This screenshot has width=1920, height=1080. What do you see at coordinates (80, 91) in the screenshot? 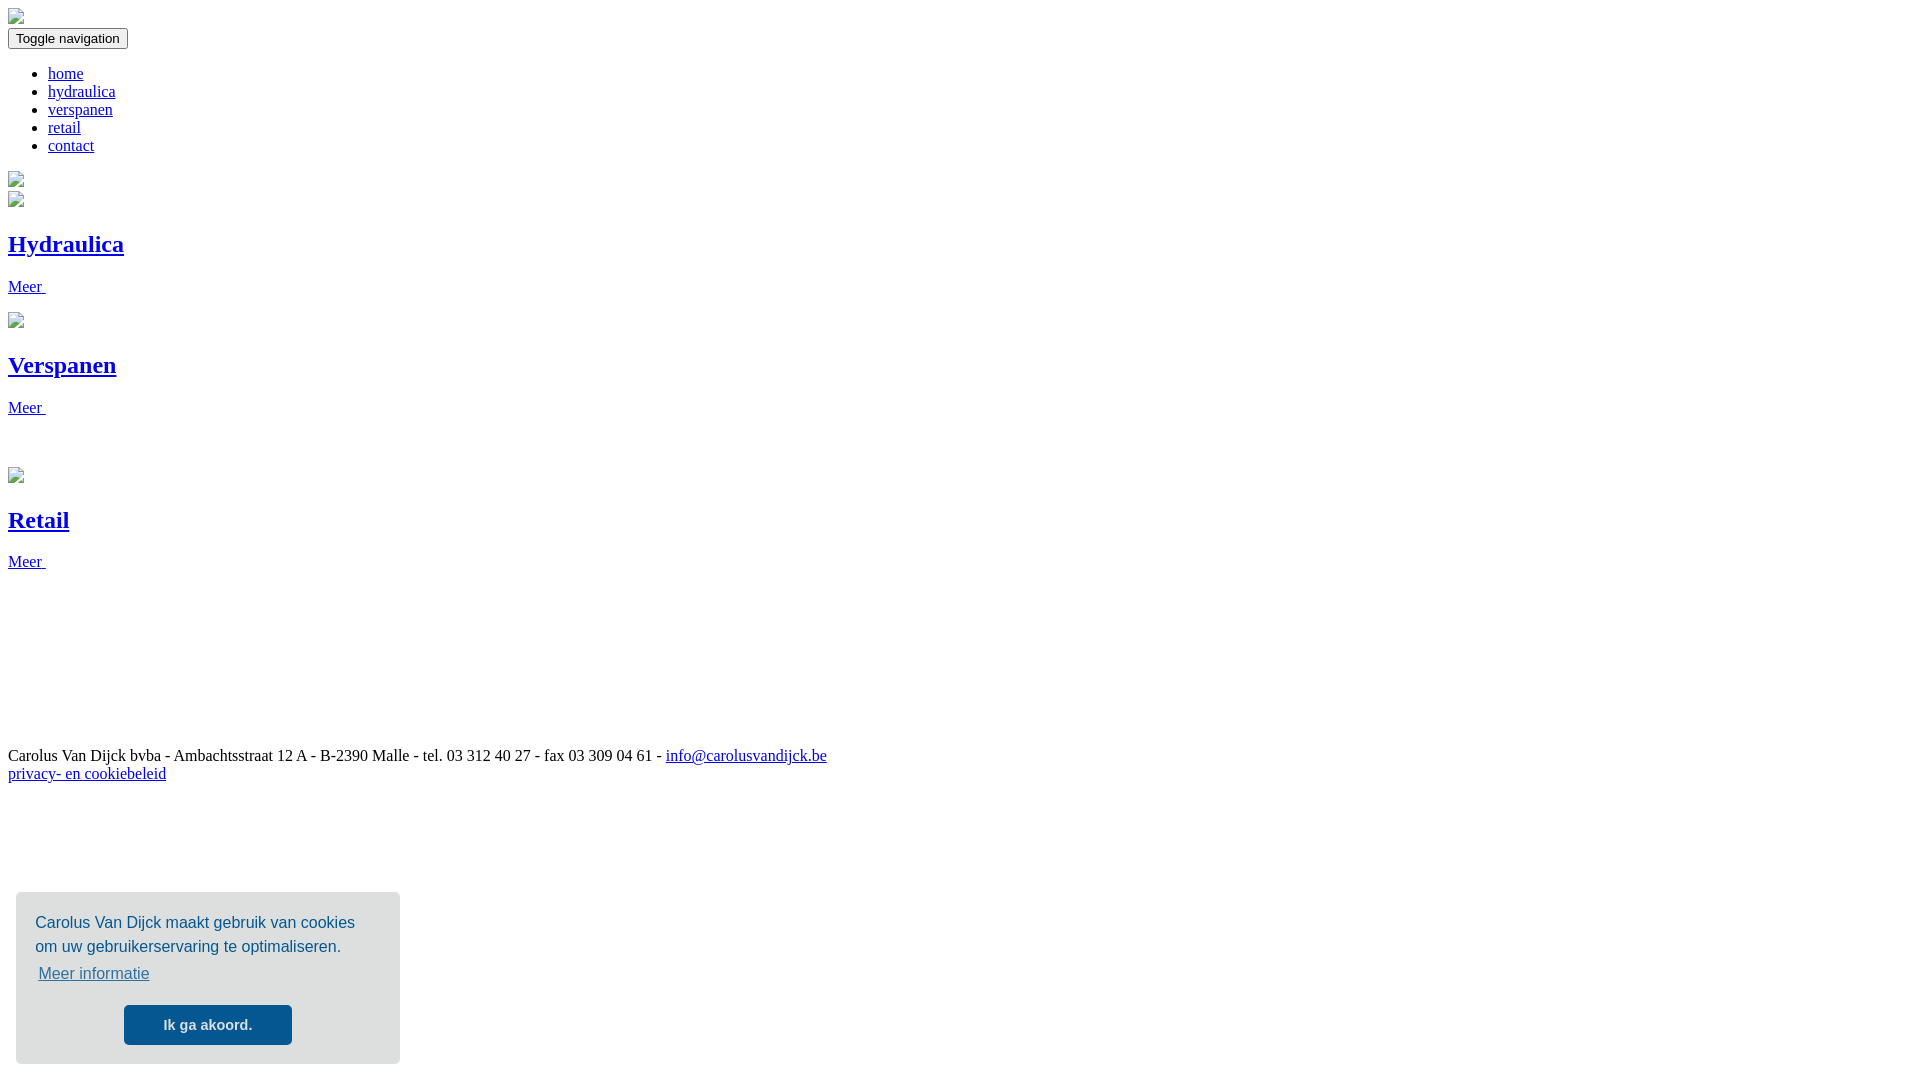
I see `'hydraulica'` at bounding box center [80, 91].